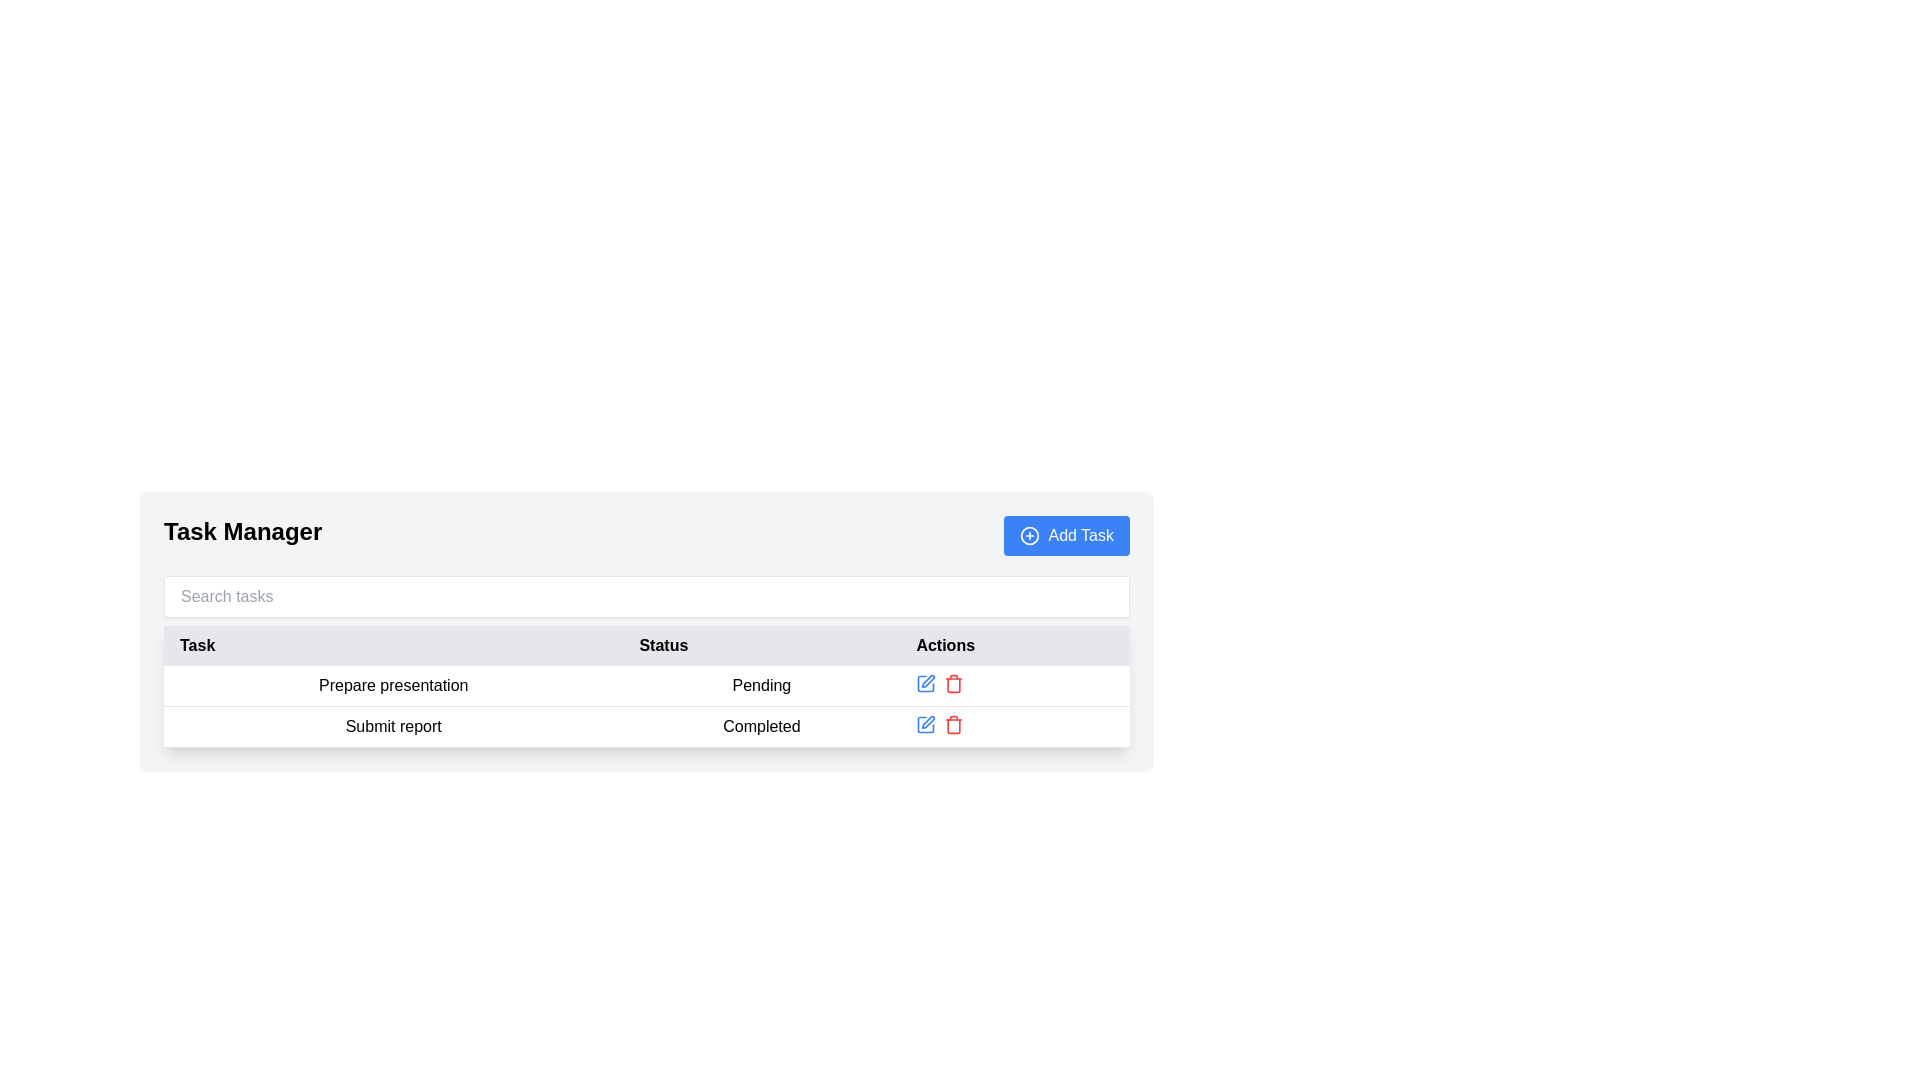 Image resolution: width=1920 pixels, height=1080 pixels. I want to click on the first row of the task table, so click(647, 704).